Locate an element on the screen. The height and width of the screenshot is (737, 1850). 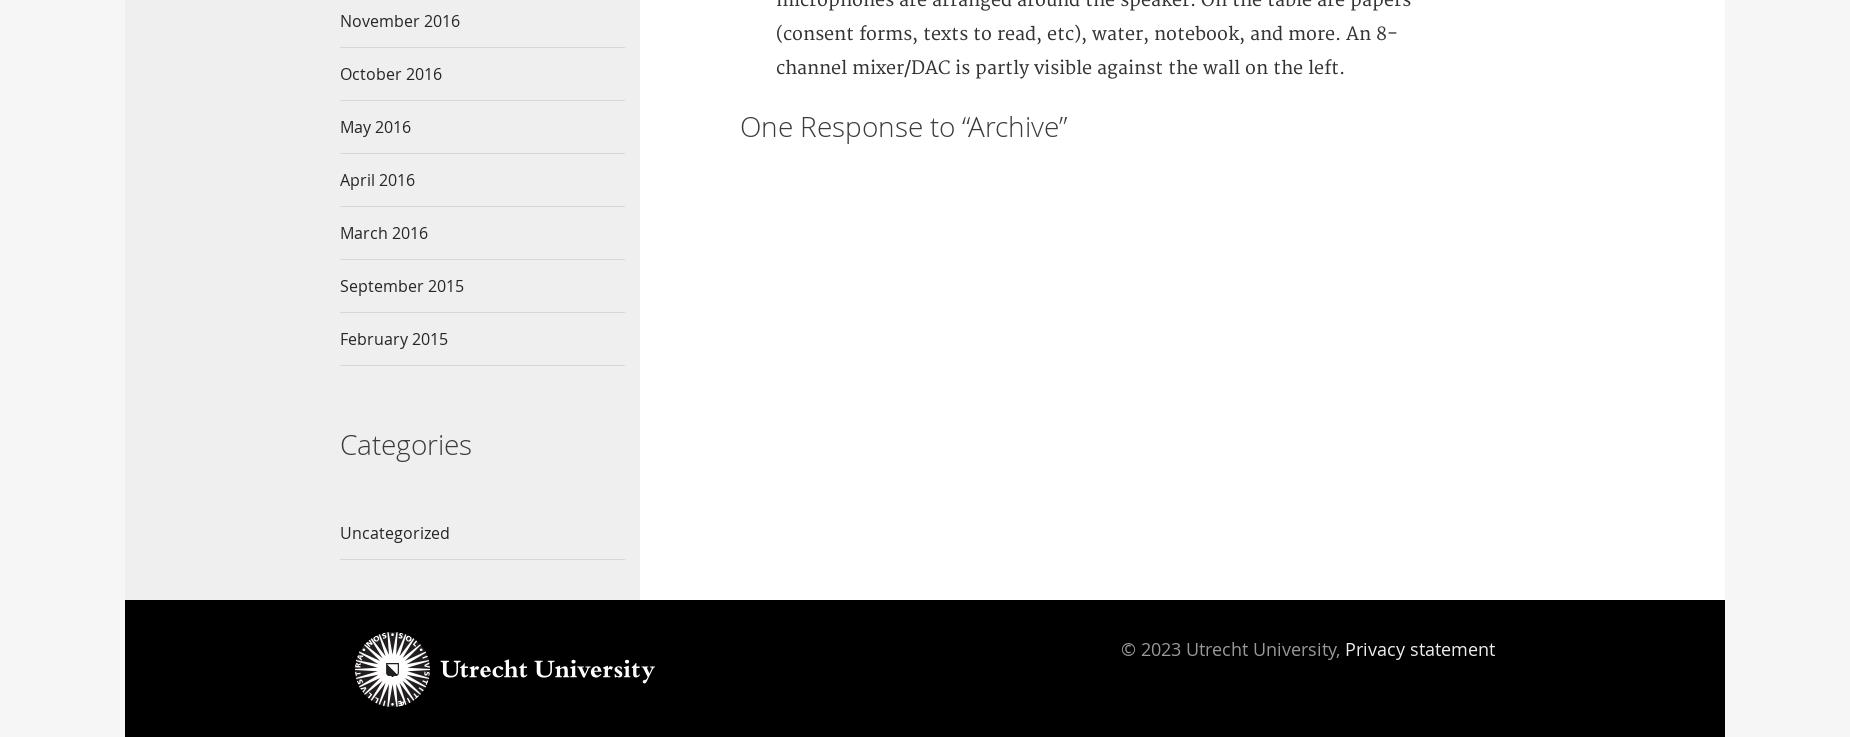
'Response to “Archive”' is located at coordinates (928, 126).